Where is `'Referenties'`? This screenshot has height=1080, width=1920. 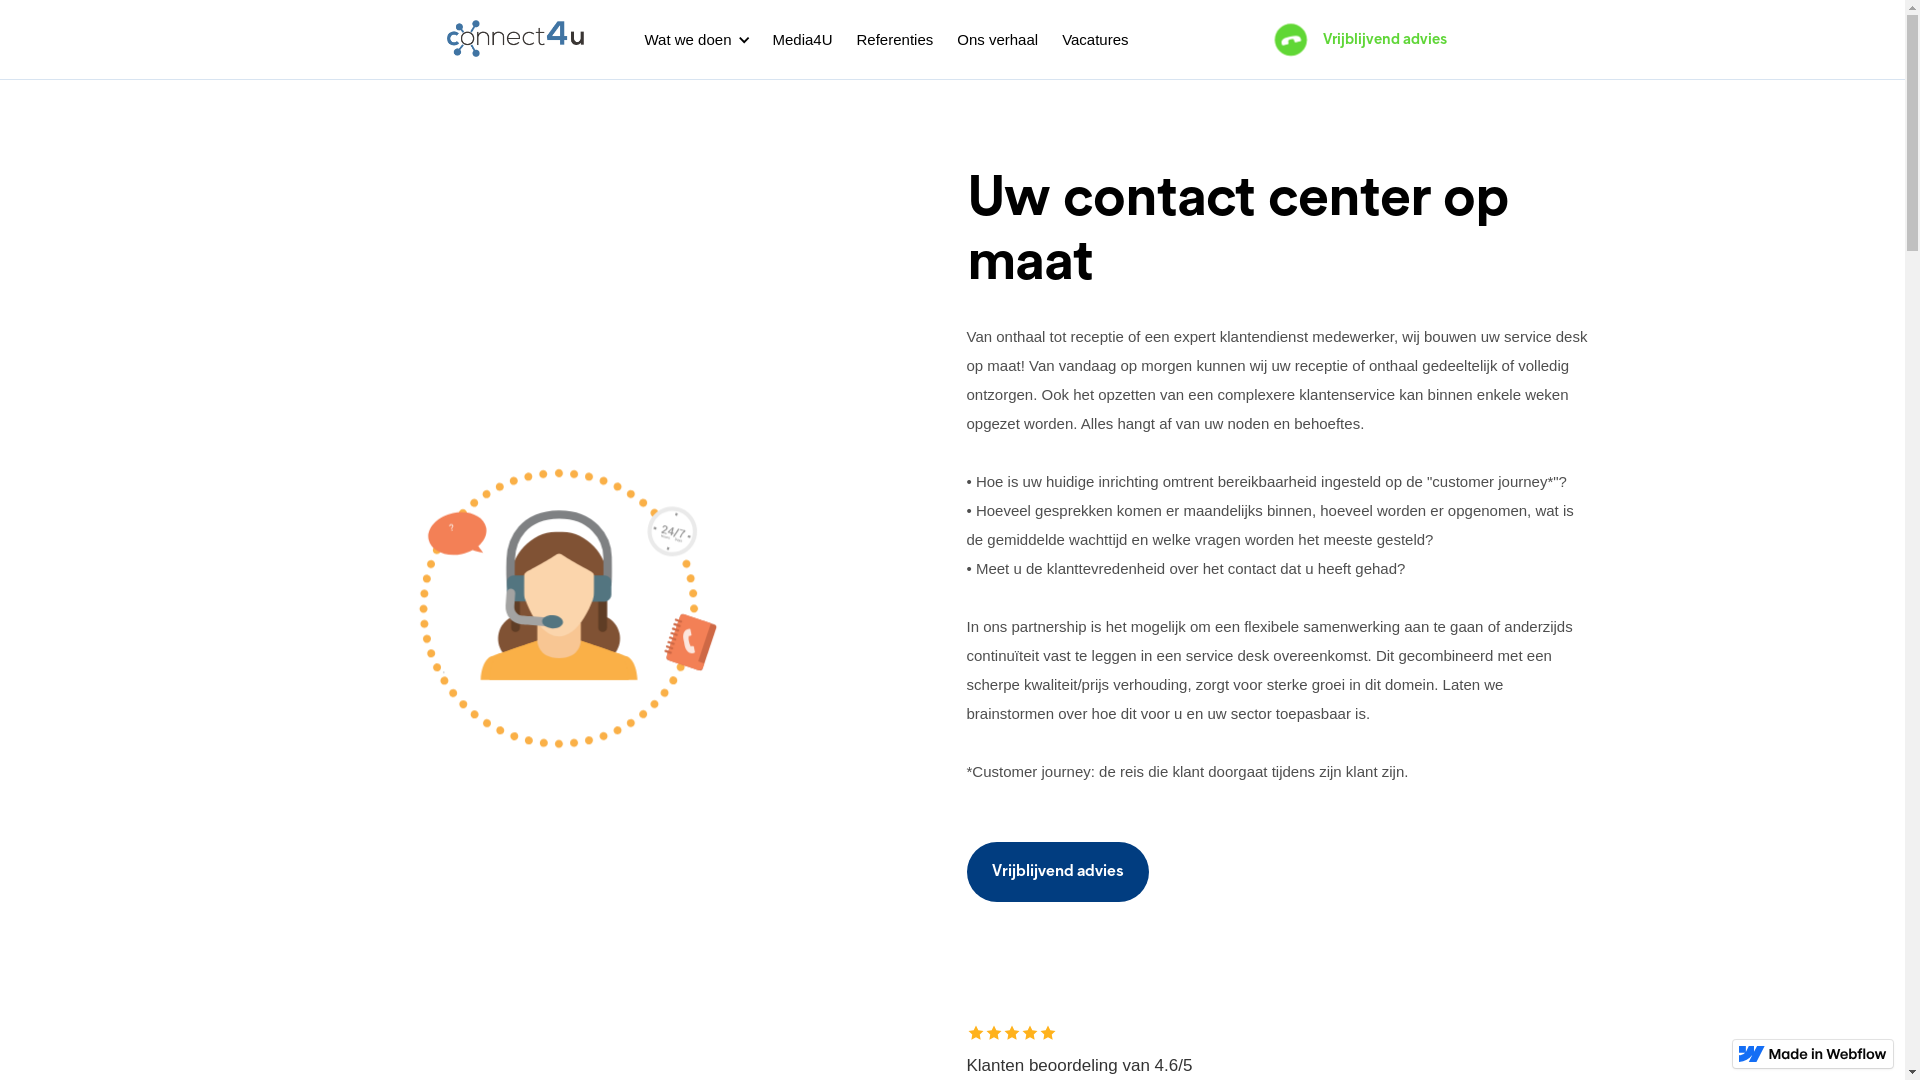 'Referenties' is located at coordinates (894, 39).